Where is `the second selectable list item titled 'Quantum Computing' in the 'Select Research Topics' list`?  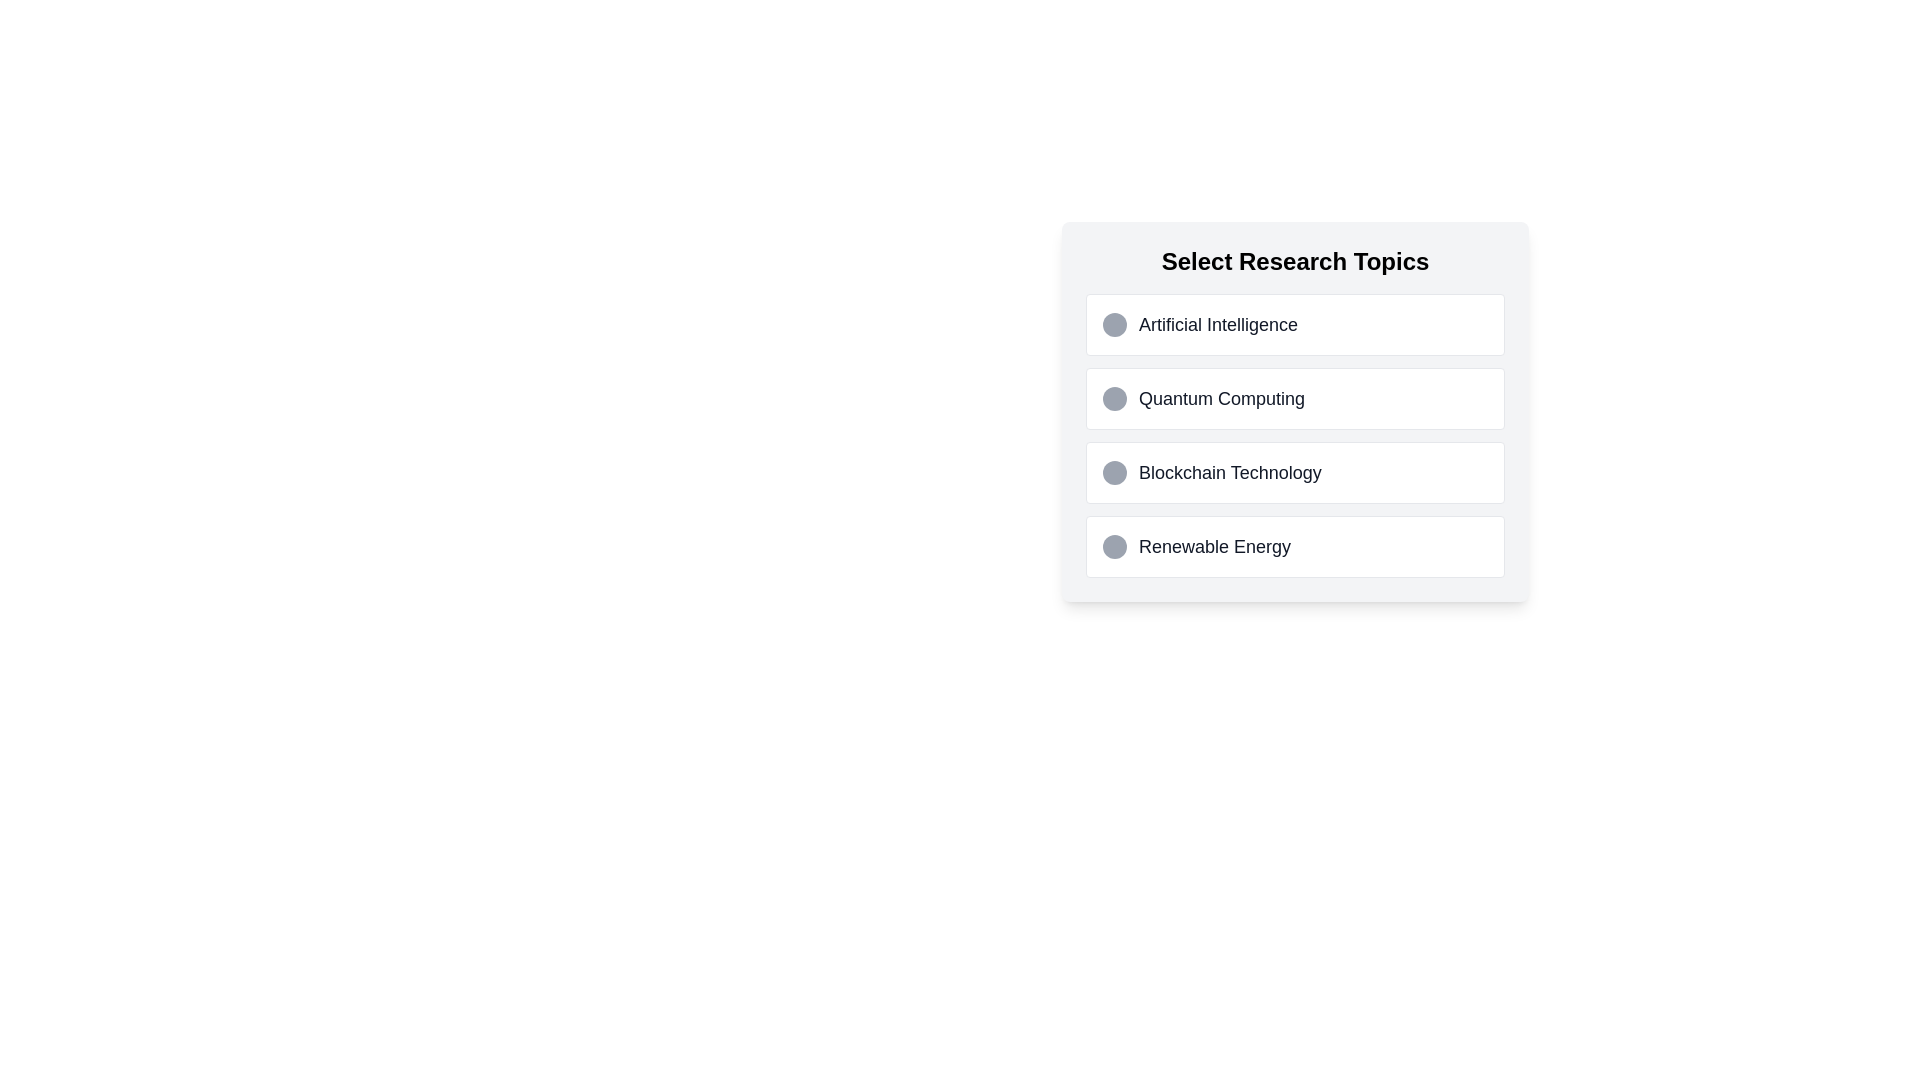 the second selectable list item titled 'Quantum Computing' in the 'Select Research Topics' list is located at coordinates (1203, 398).